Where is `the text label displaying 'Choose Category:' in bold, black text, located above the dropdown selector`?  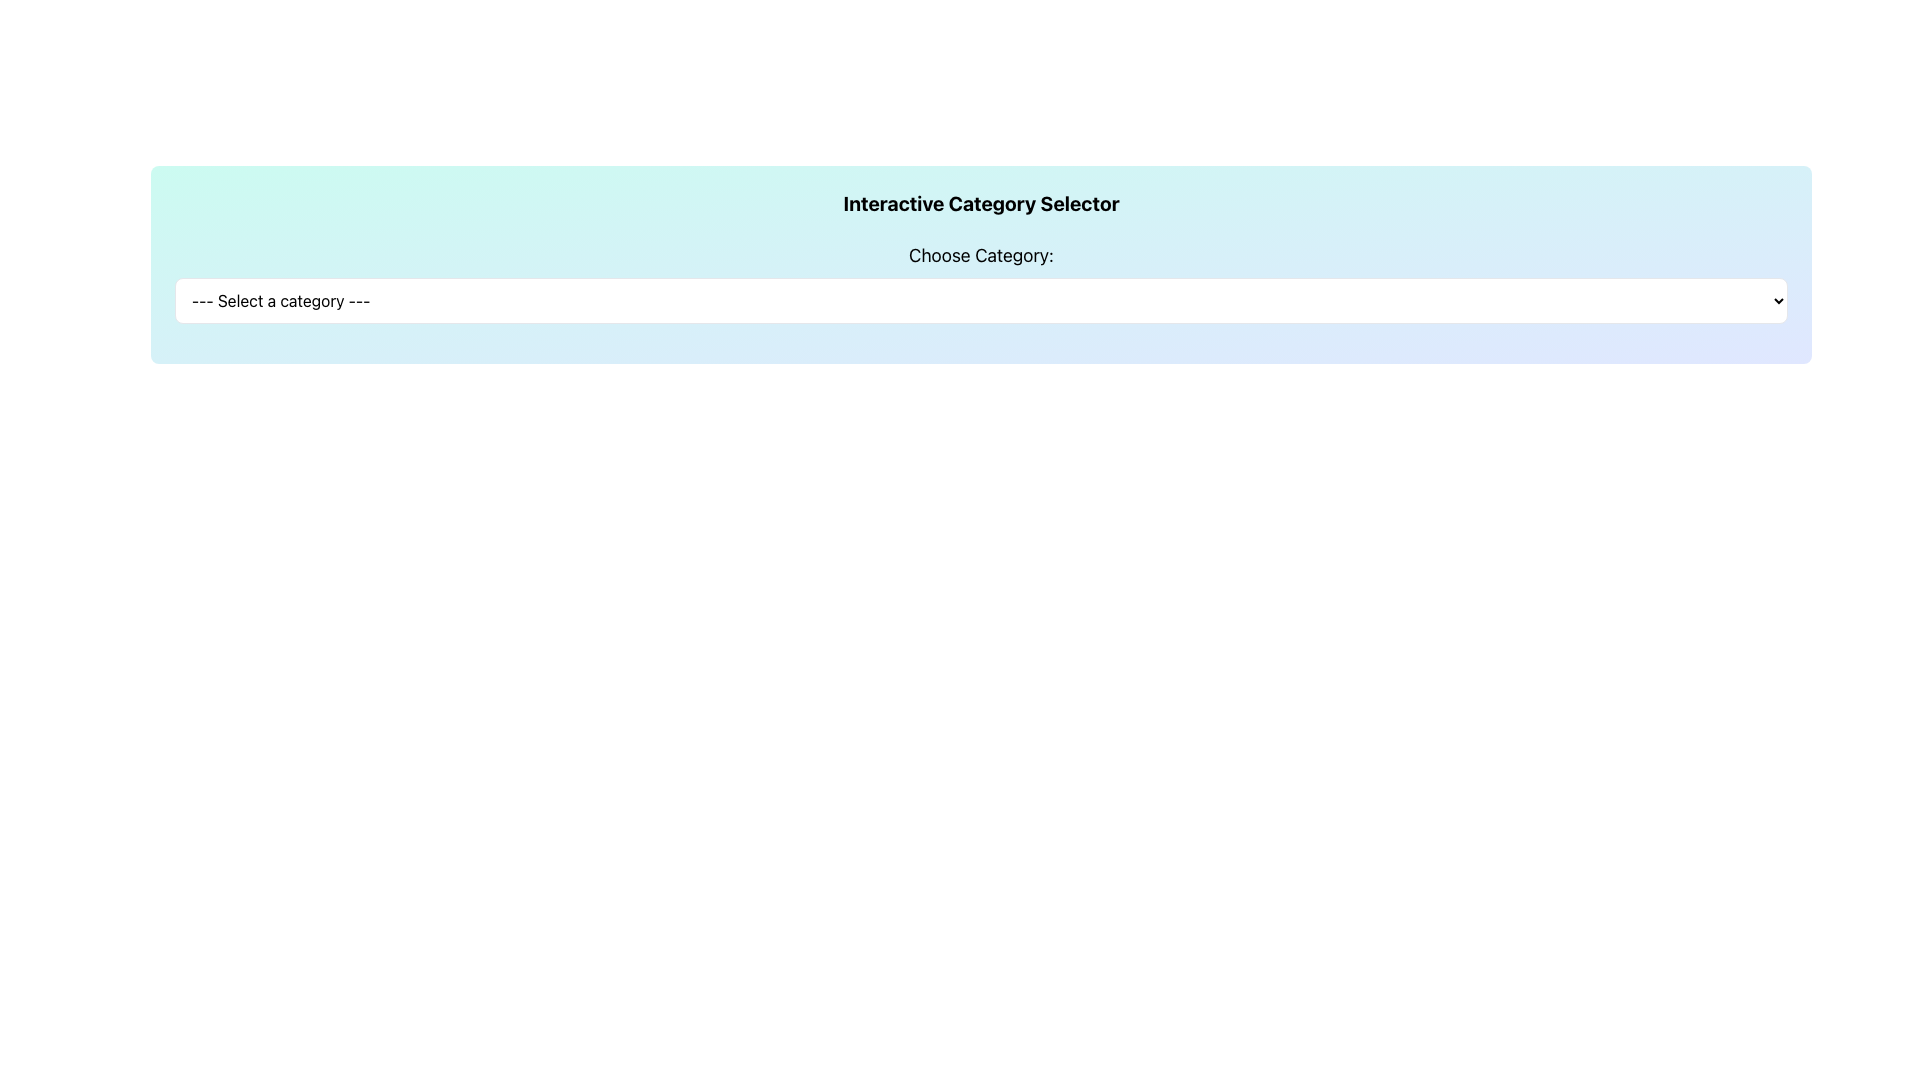 the text label displaying 'Choose Category:' in bold, black text, located above the dropdown selector is located at coordinates (981, 254).